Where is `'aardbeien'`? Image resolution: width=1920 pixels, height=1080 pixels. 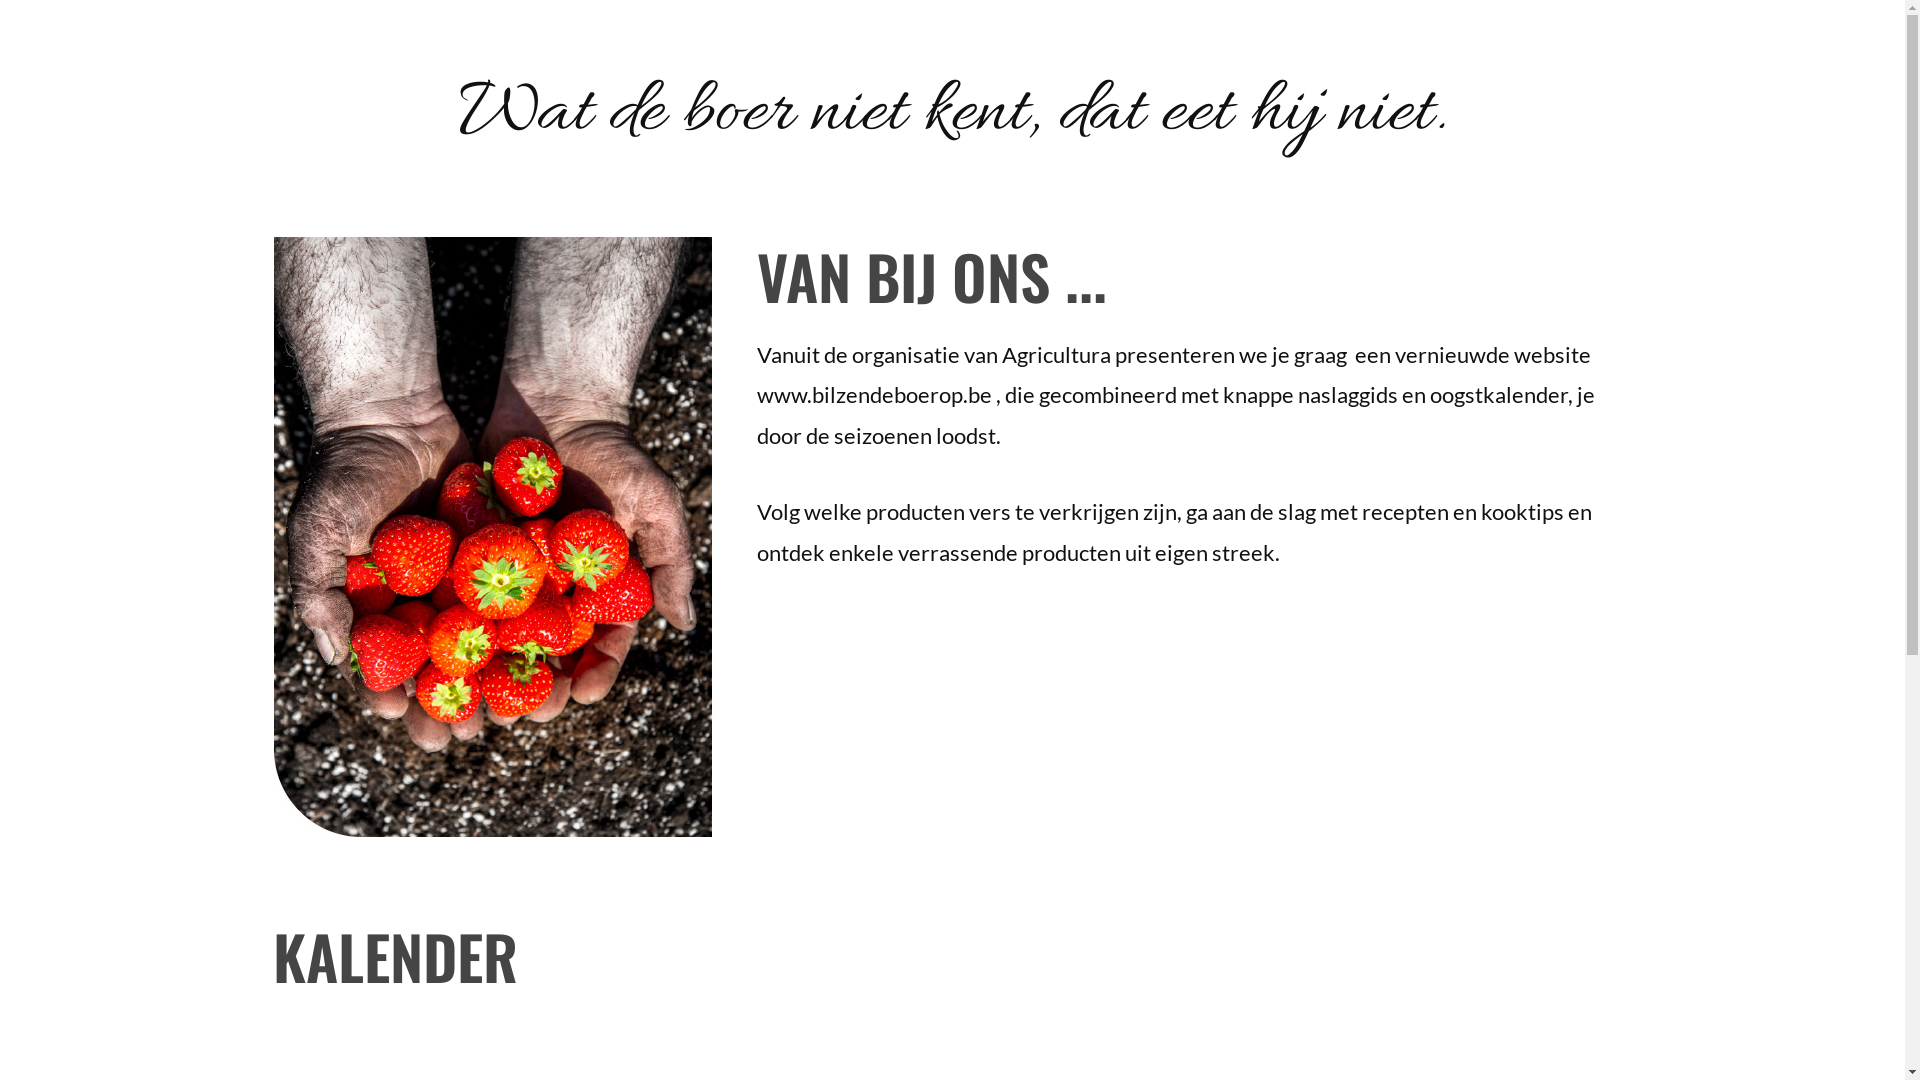 'aardbeien' is located at coordinates (494, 535).